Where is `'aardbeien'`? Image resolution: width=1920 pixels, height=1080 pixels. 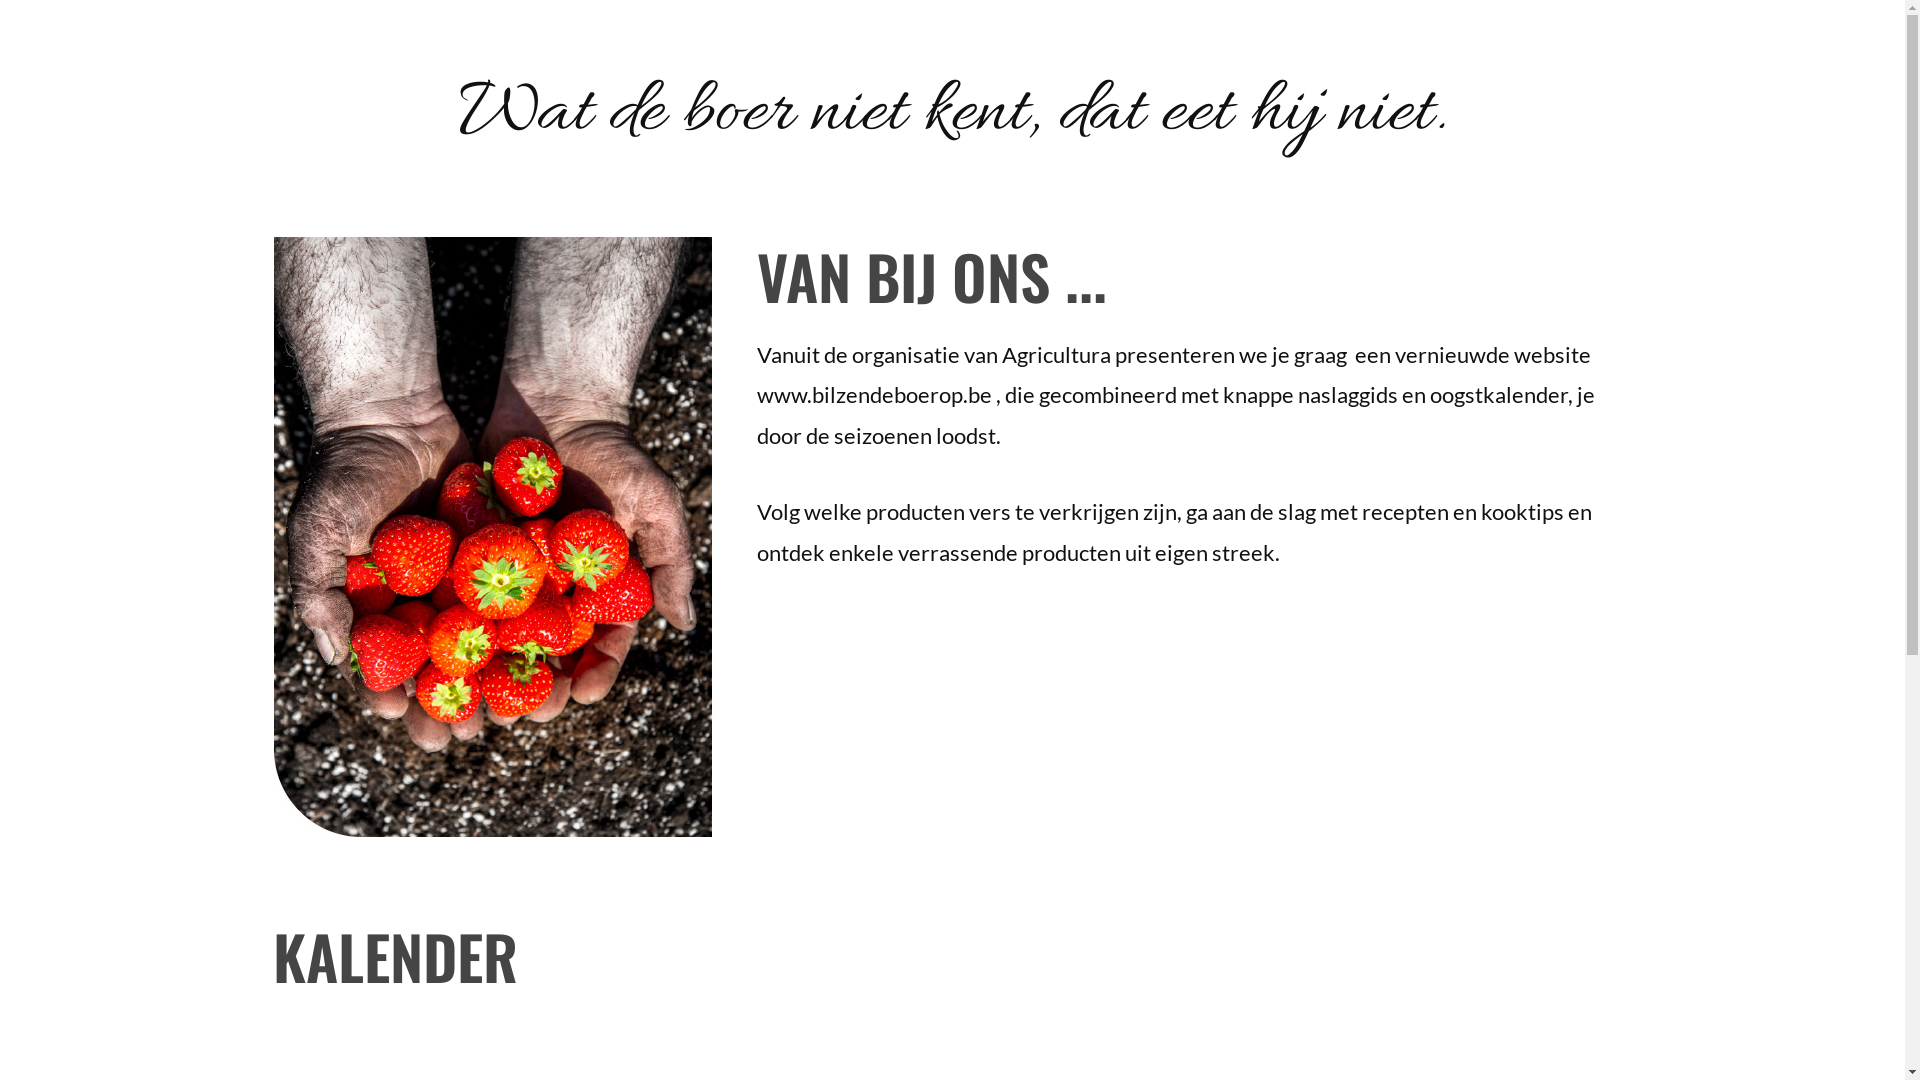 'aardbeien' is located at coordinates (494, 535).